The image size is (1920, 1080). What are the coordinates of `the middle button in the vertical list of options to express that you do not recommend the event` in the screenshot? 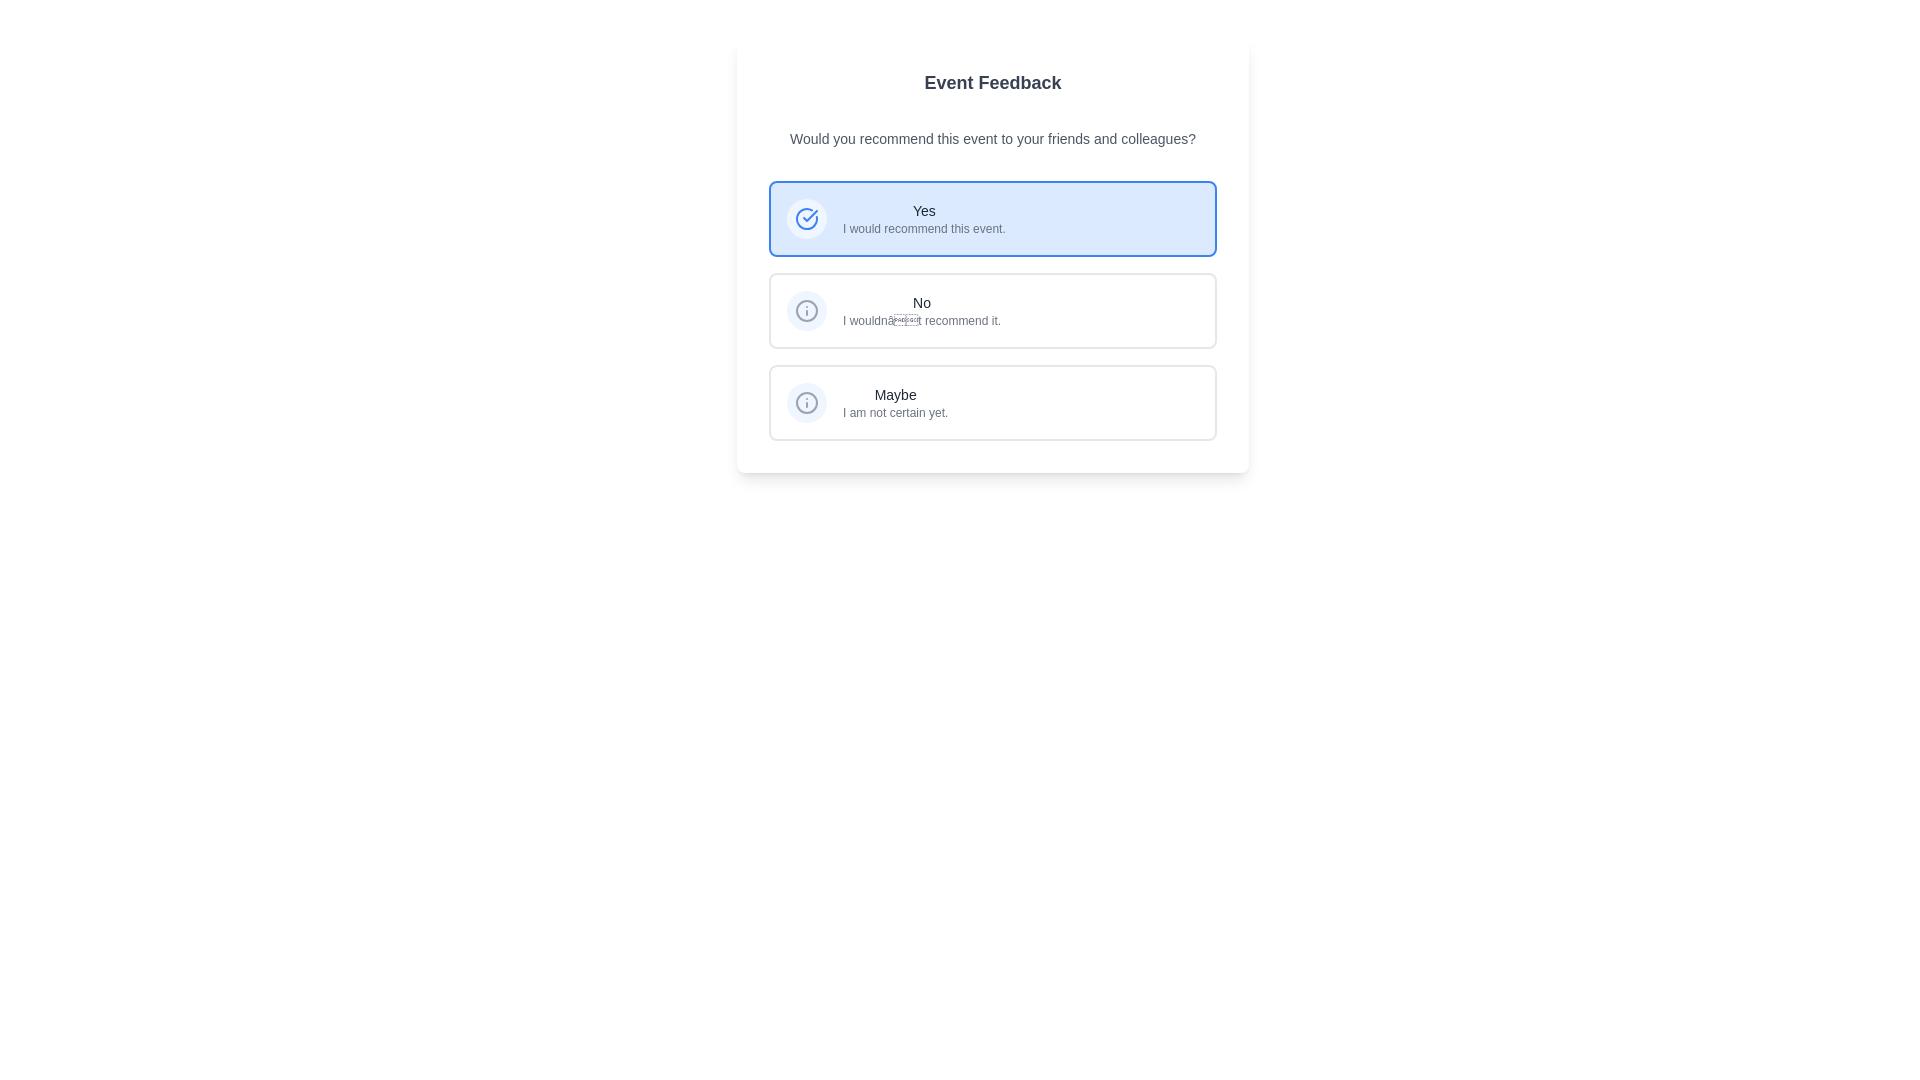 It's located at (993, 311).